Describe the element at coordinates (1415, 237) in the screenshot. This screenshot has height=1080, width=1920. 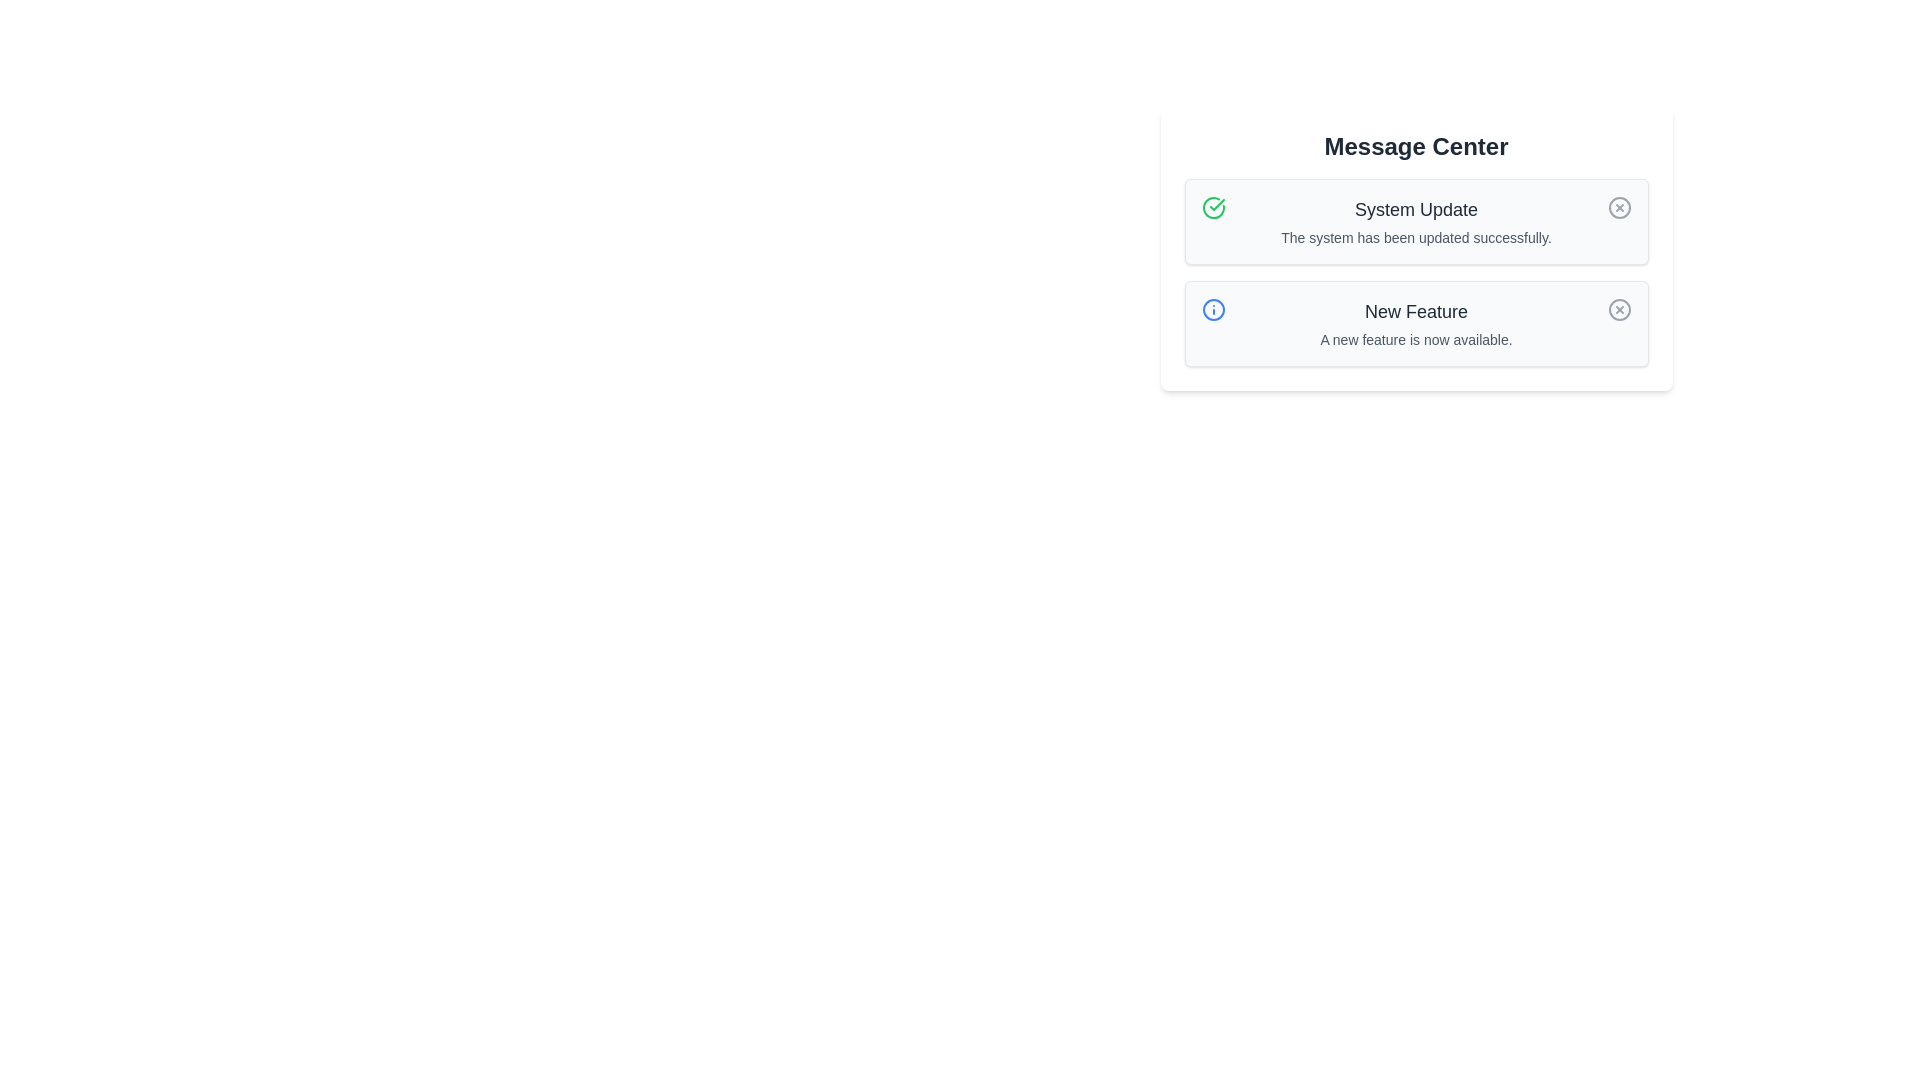
I see `the Text label that provides confirmation of the successful system update, located beneath the 'System Update' heading in the notification card` at that location.